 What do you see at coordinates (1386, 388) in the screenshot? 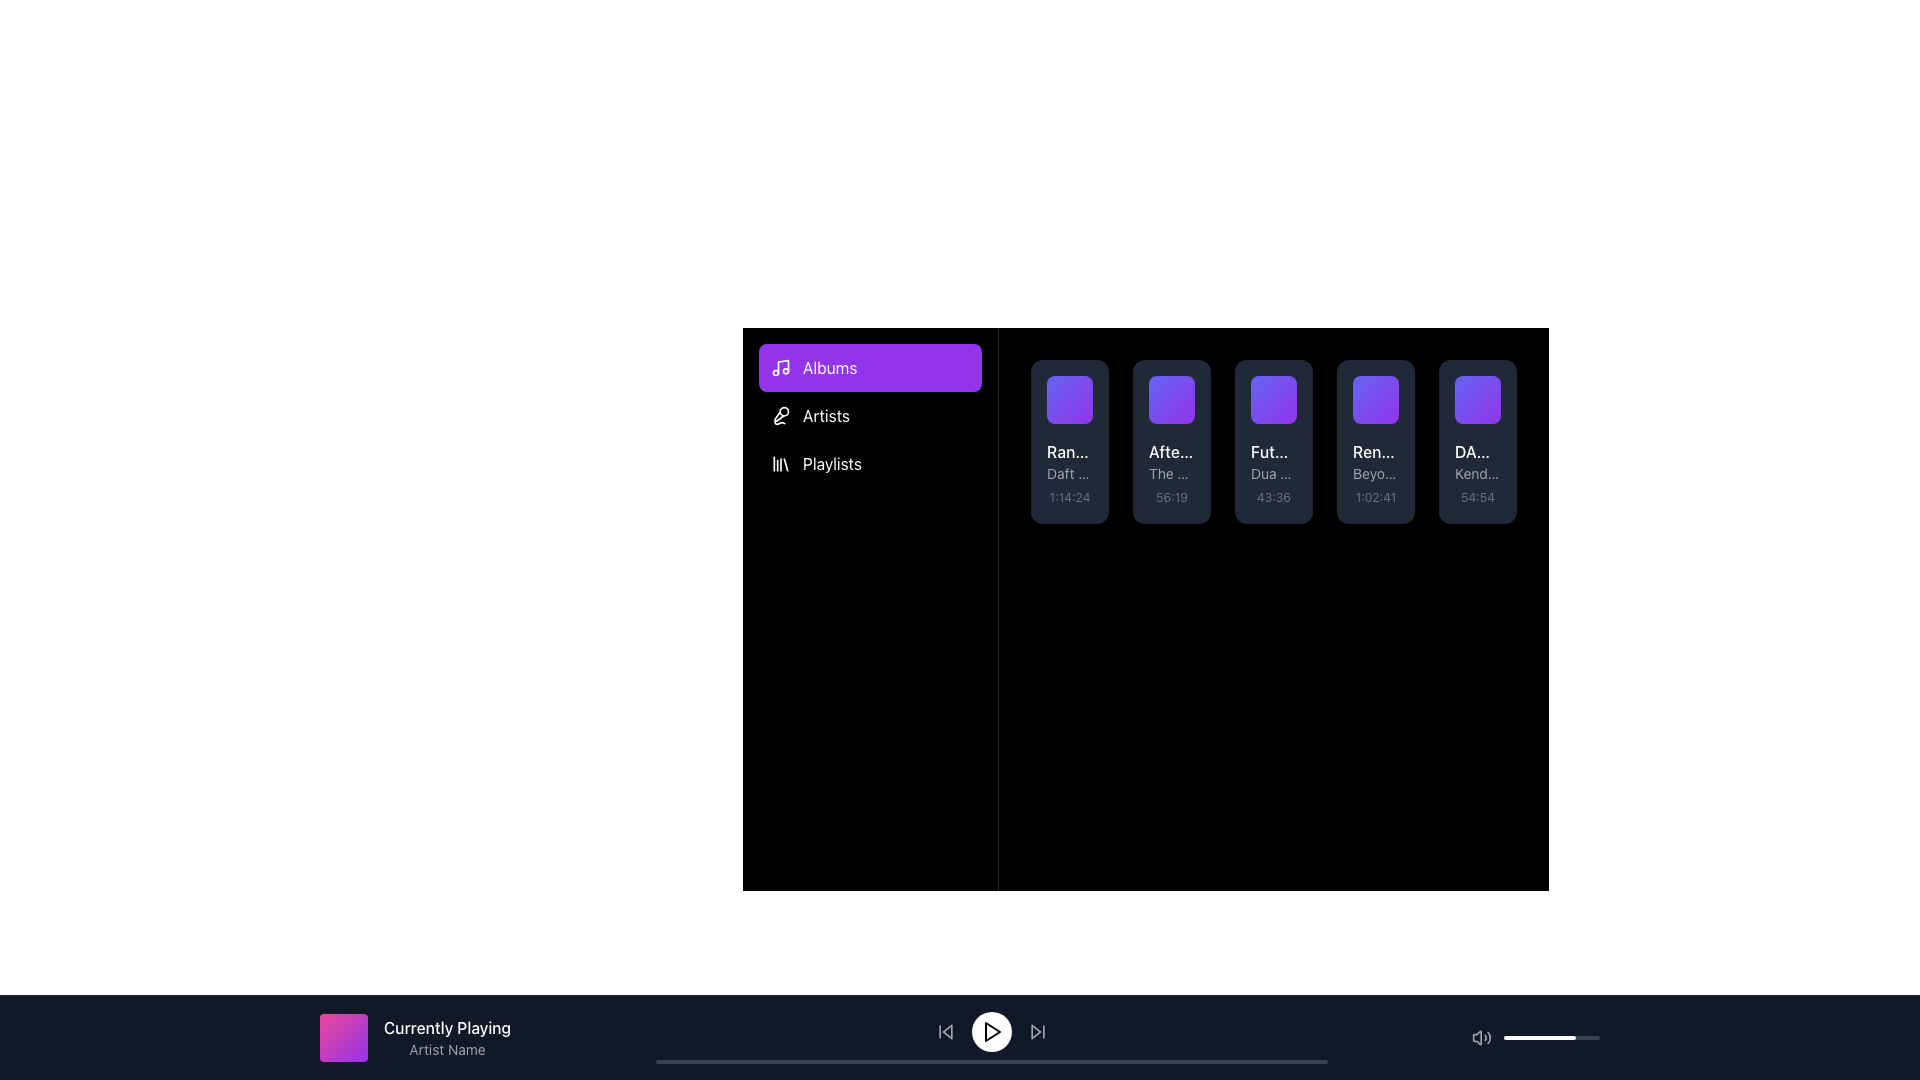
I see `the heart icon in the center of the fourth album card to mark the album as favorite` at bounding box center [1386, 388].